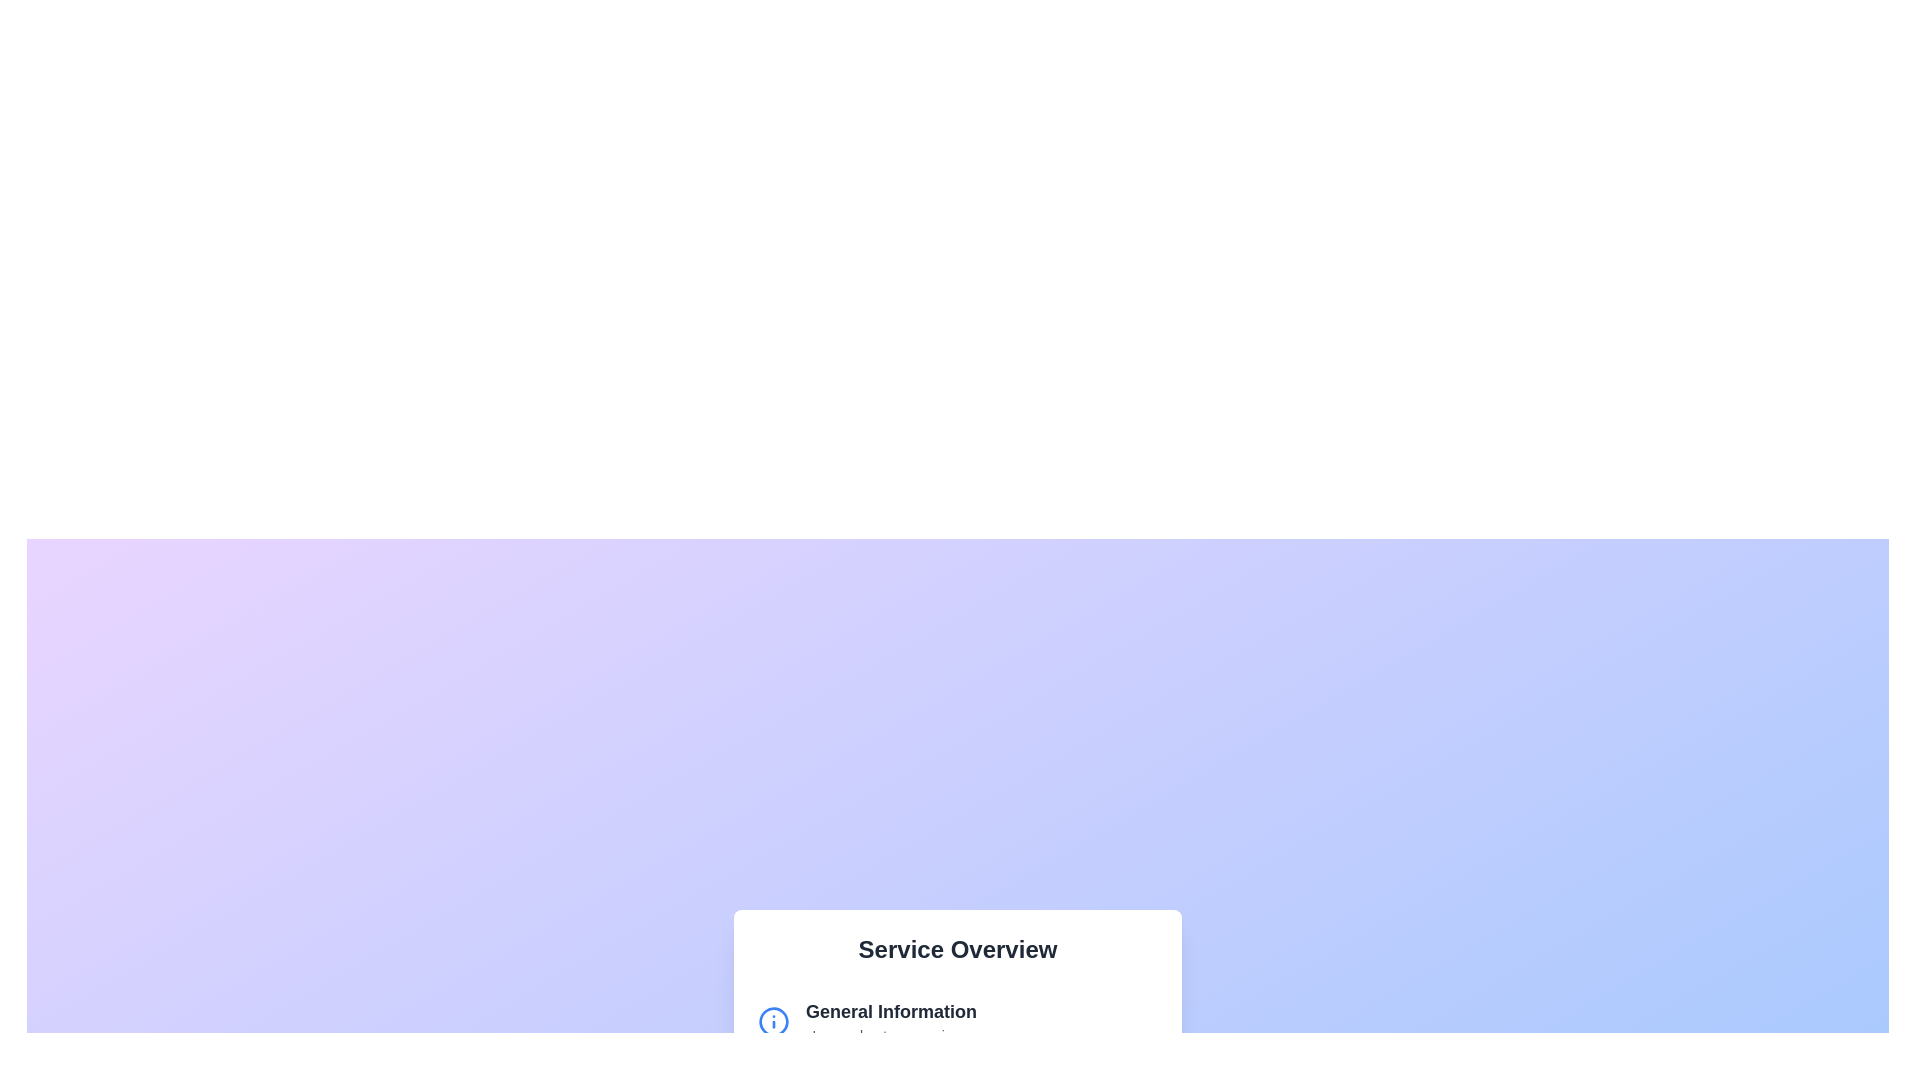  Describe the element at coordinates (772, 1022) in the screenshot. I see `the circular icon with a blue outline and white fill, located within the information icon next to the 'General Information' text under the 'Service Overview' header` at that location.